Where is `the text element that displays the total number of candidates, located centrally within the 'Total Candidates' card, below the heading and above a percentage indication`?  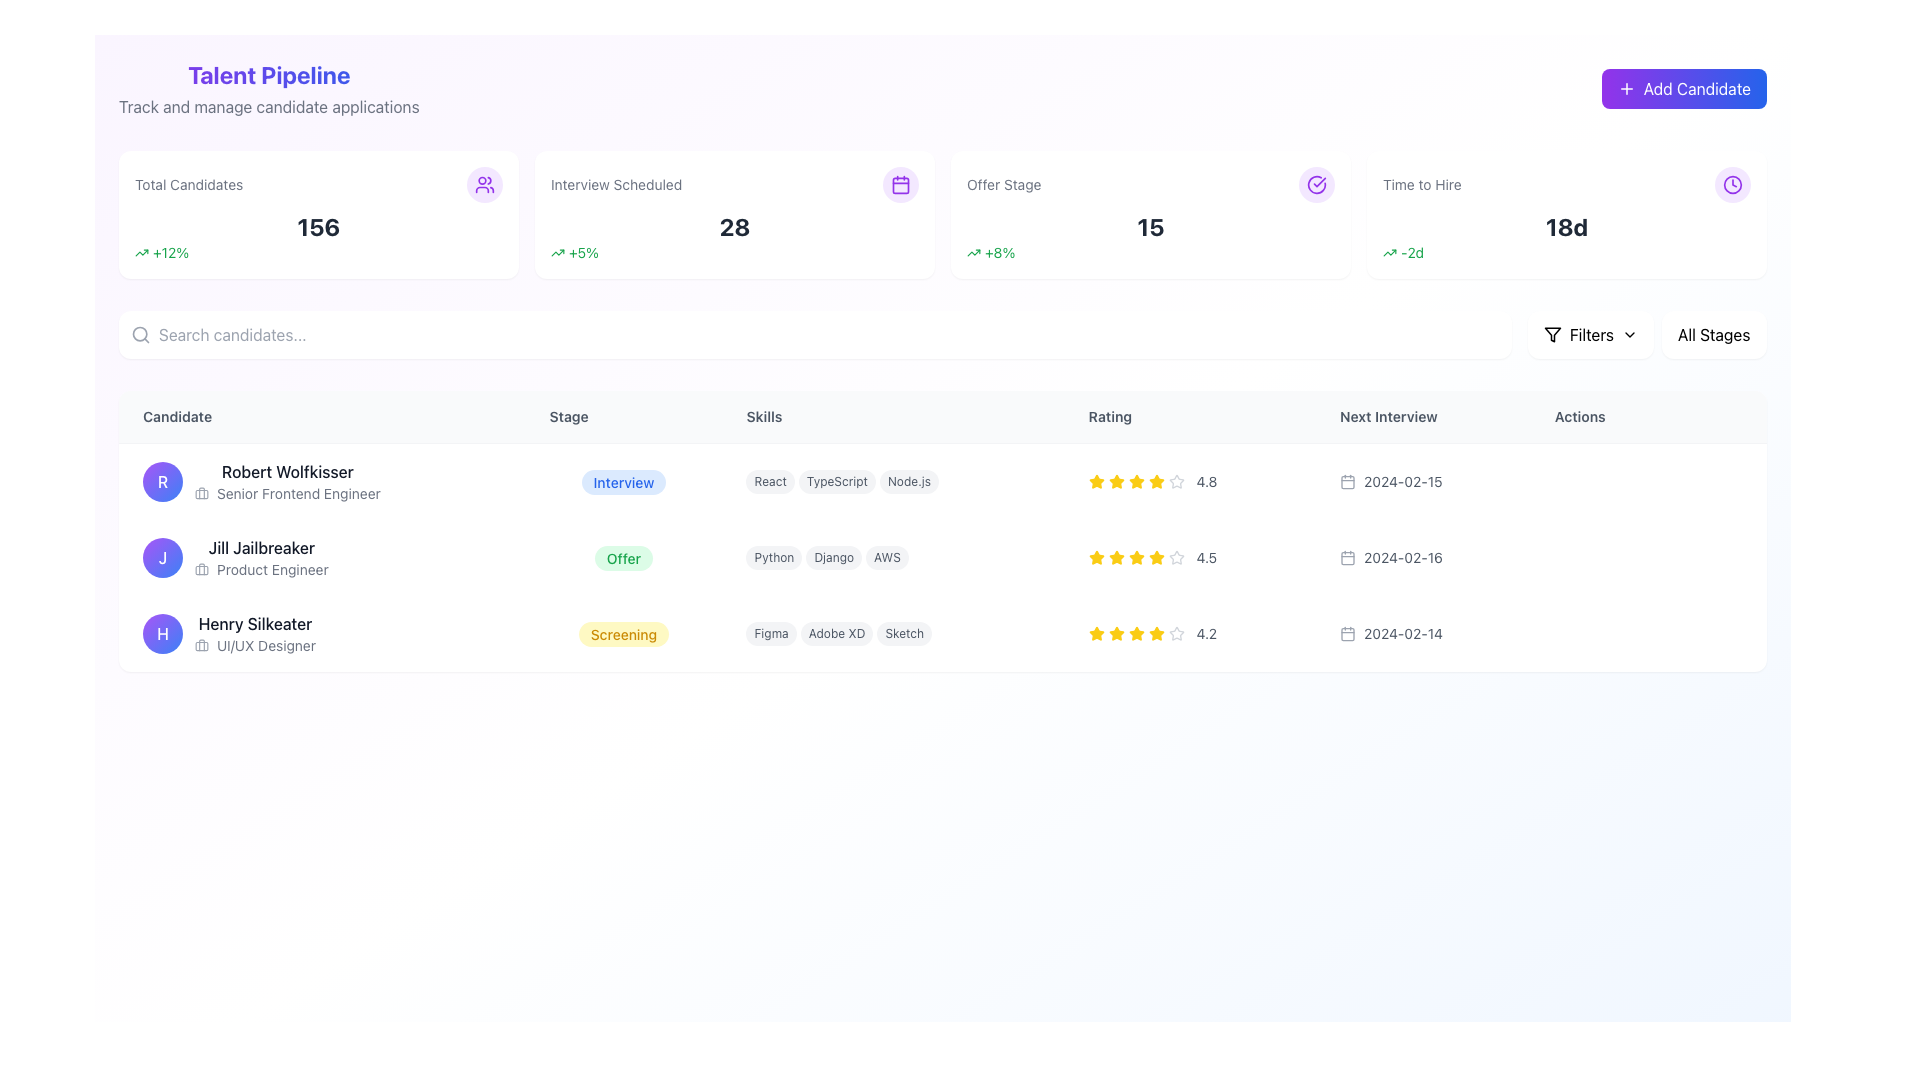
the text element that displays the total number of candidates, located centrally within the 'Total Candidates' card, below the heading and above a percentage indication is located at coordinates (317, 226).